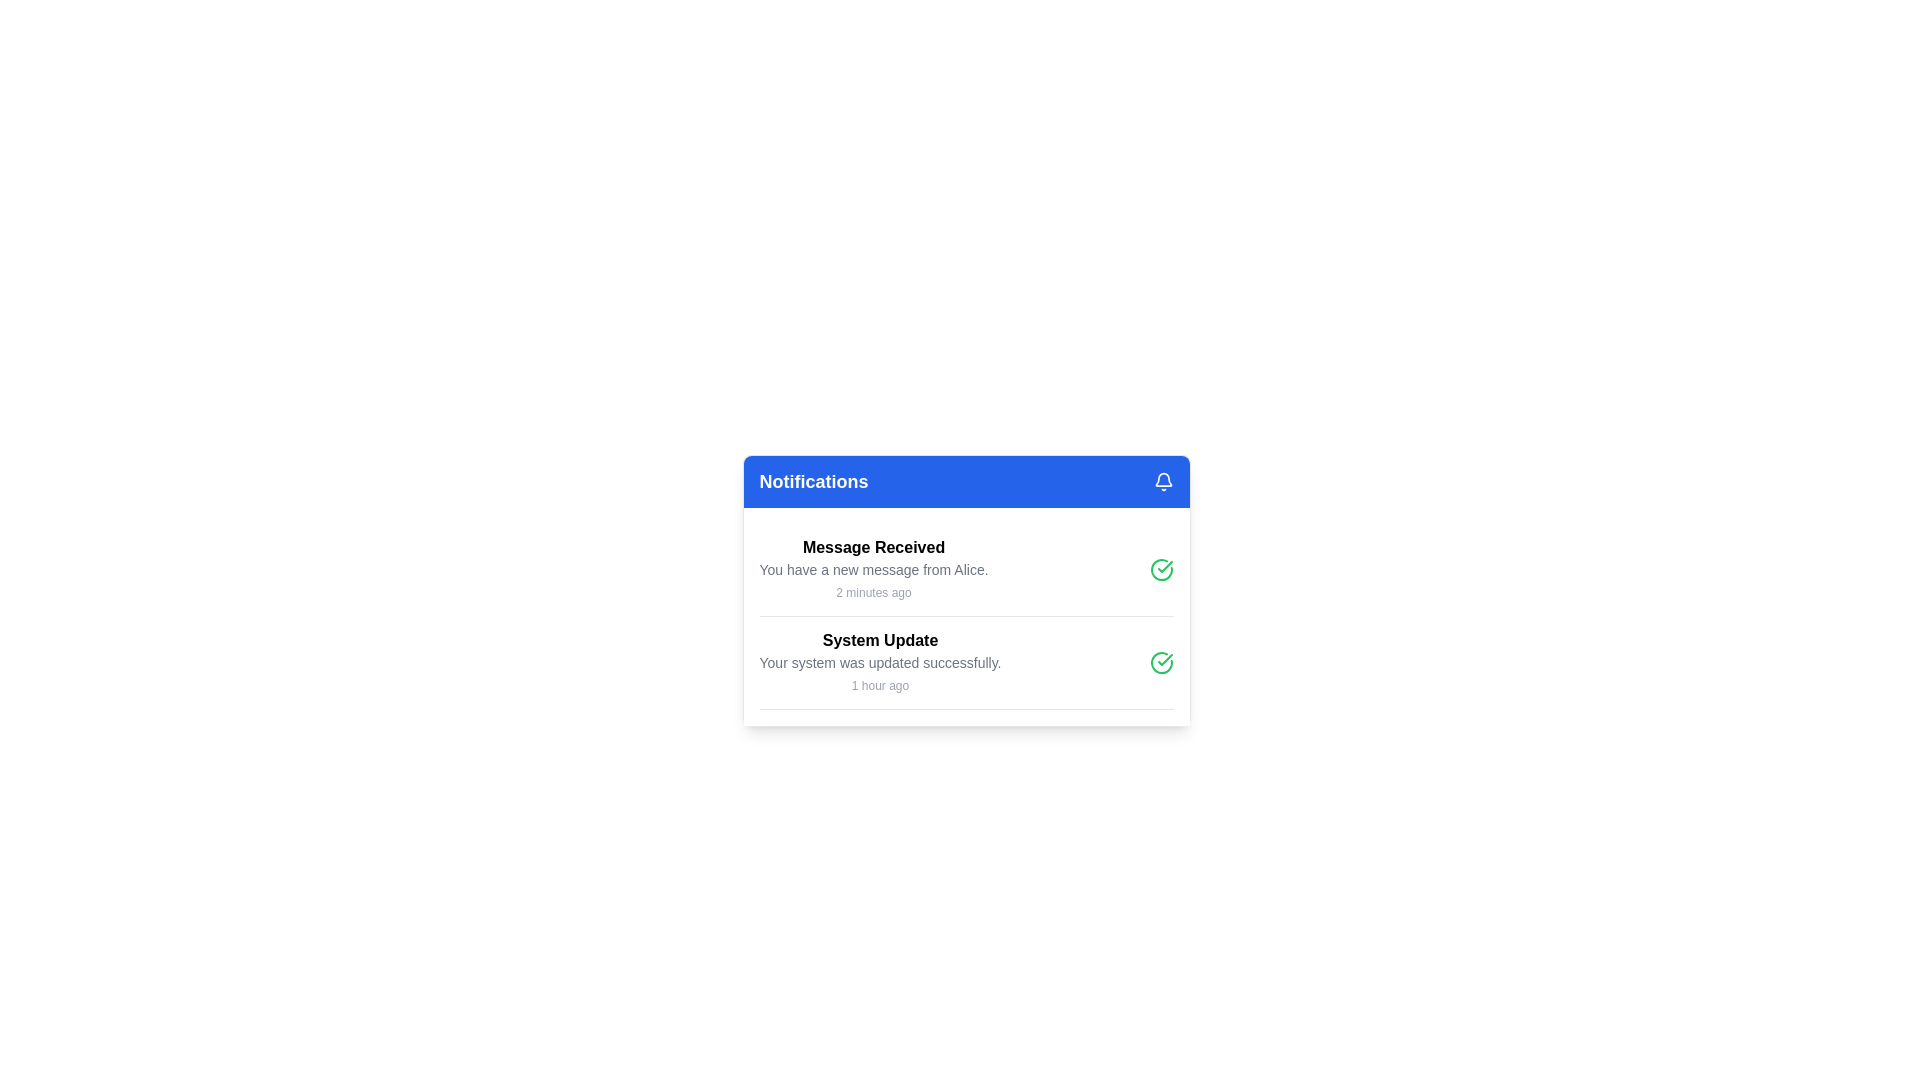 The image size is (1920, 1080). I want to click on the completion icon located at the right edge of the 'System Update' notification, so click(1161, 663).